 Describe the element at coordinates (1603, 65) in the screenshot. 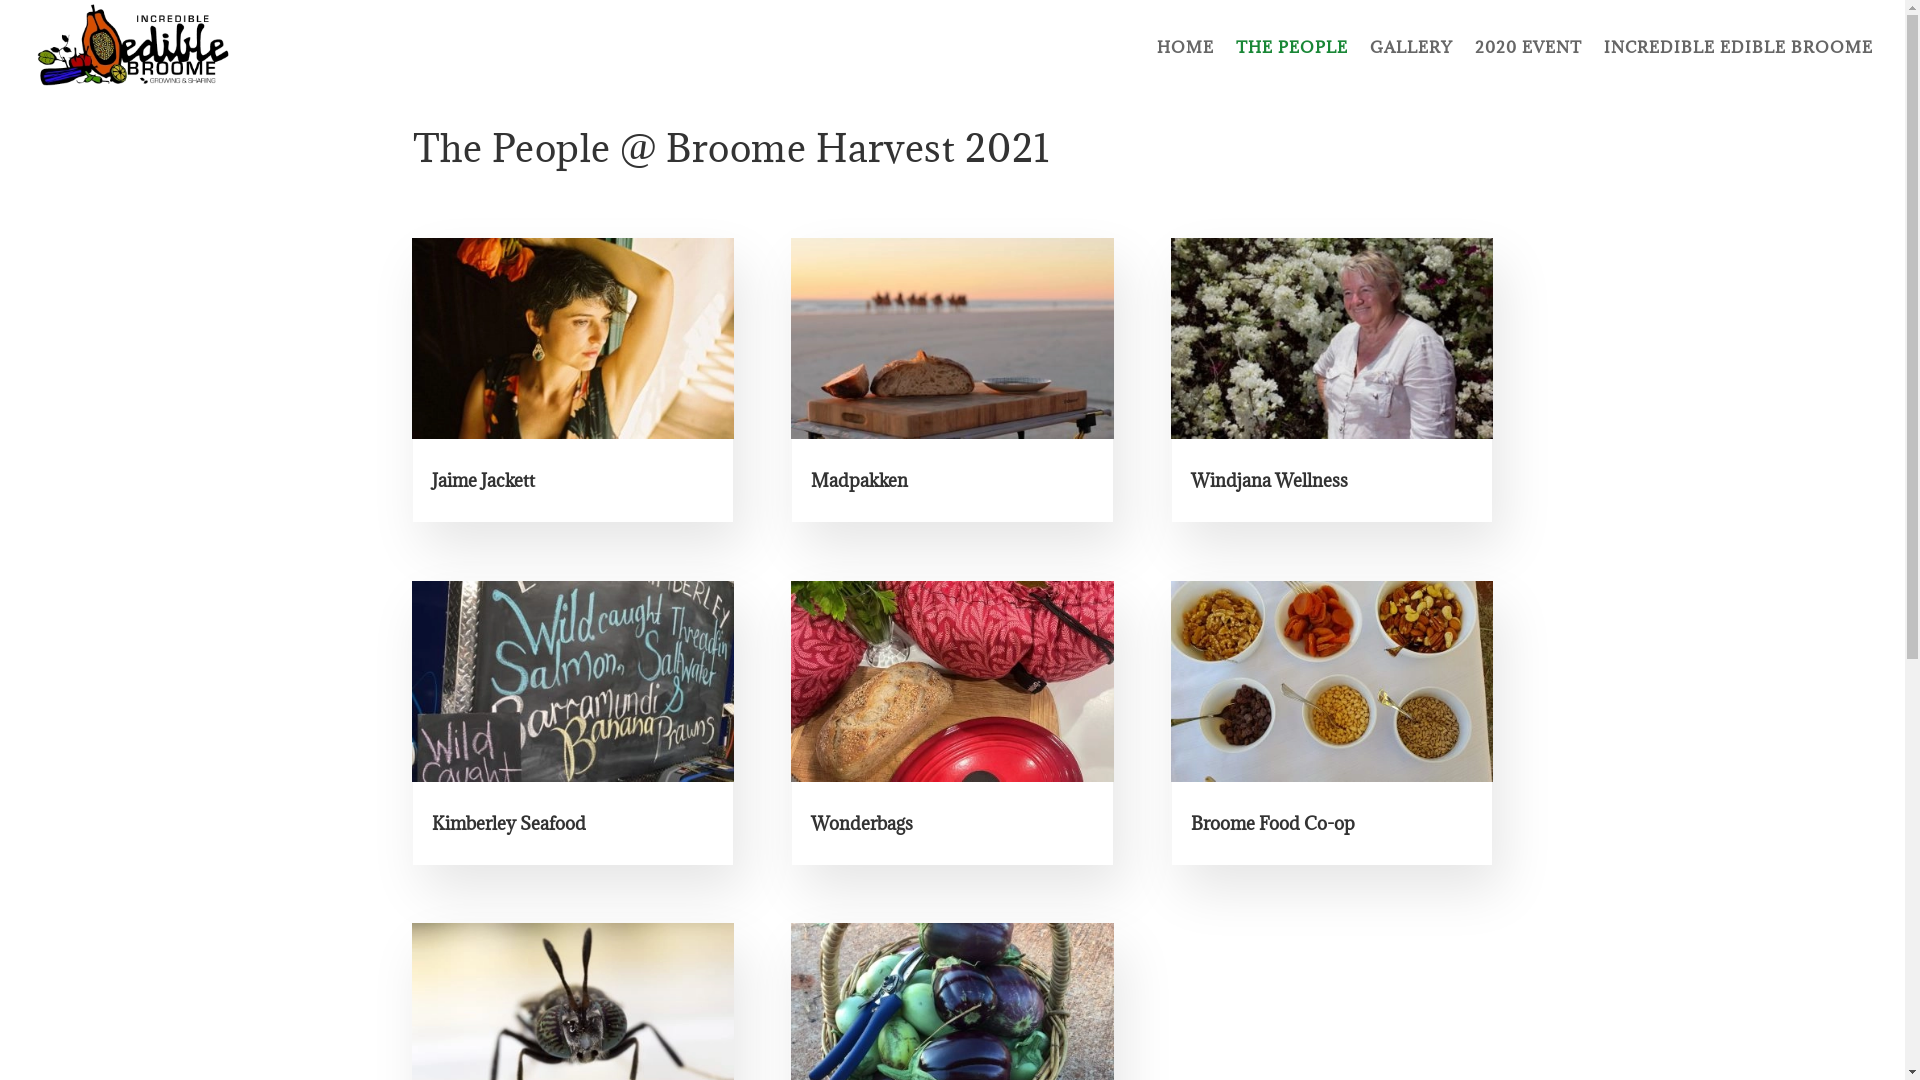

I see `'INCREDIBLE EDIBLE BROOME'` at that location.